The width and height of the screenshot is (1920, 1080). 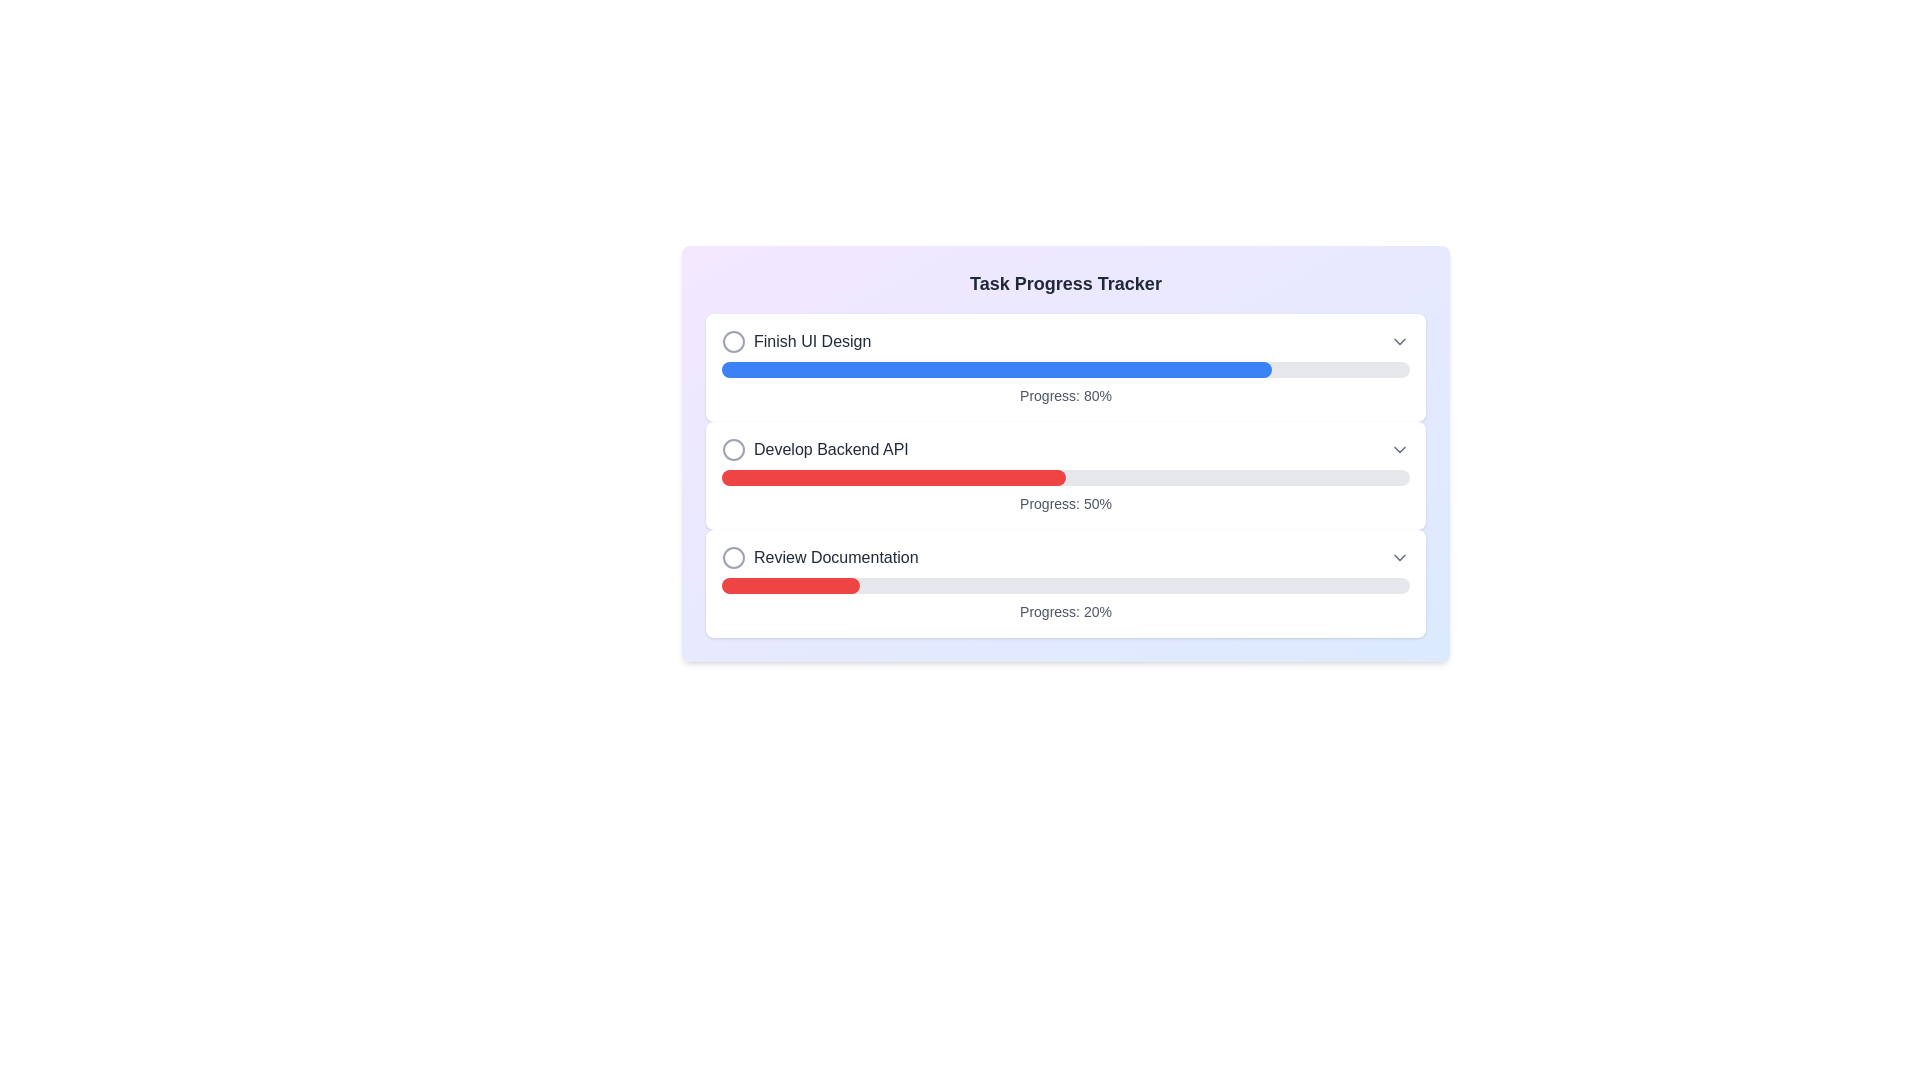 I want to click on the chevron-down arrow icon located at the far right end of the task row labeled 'Finish UI Design', so click(x=1399, y=341).